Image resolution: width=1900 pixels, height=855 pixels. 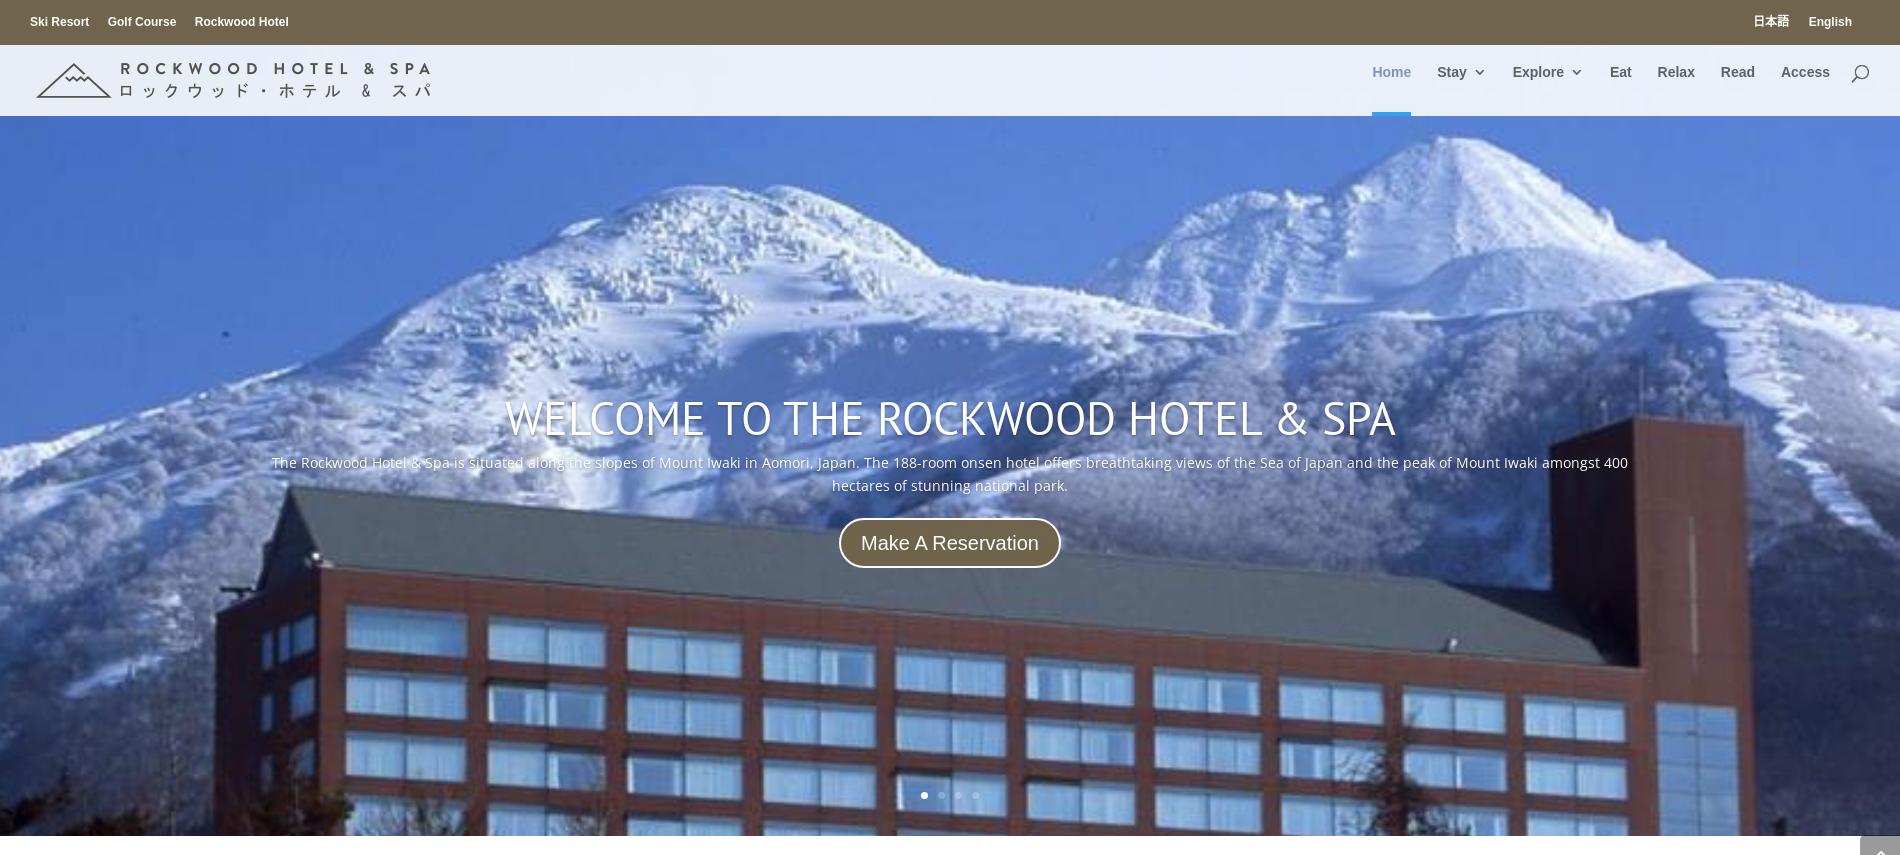 I want to click on 'English', so click(x=1829, y=21).